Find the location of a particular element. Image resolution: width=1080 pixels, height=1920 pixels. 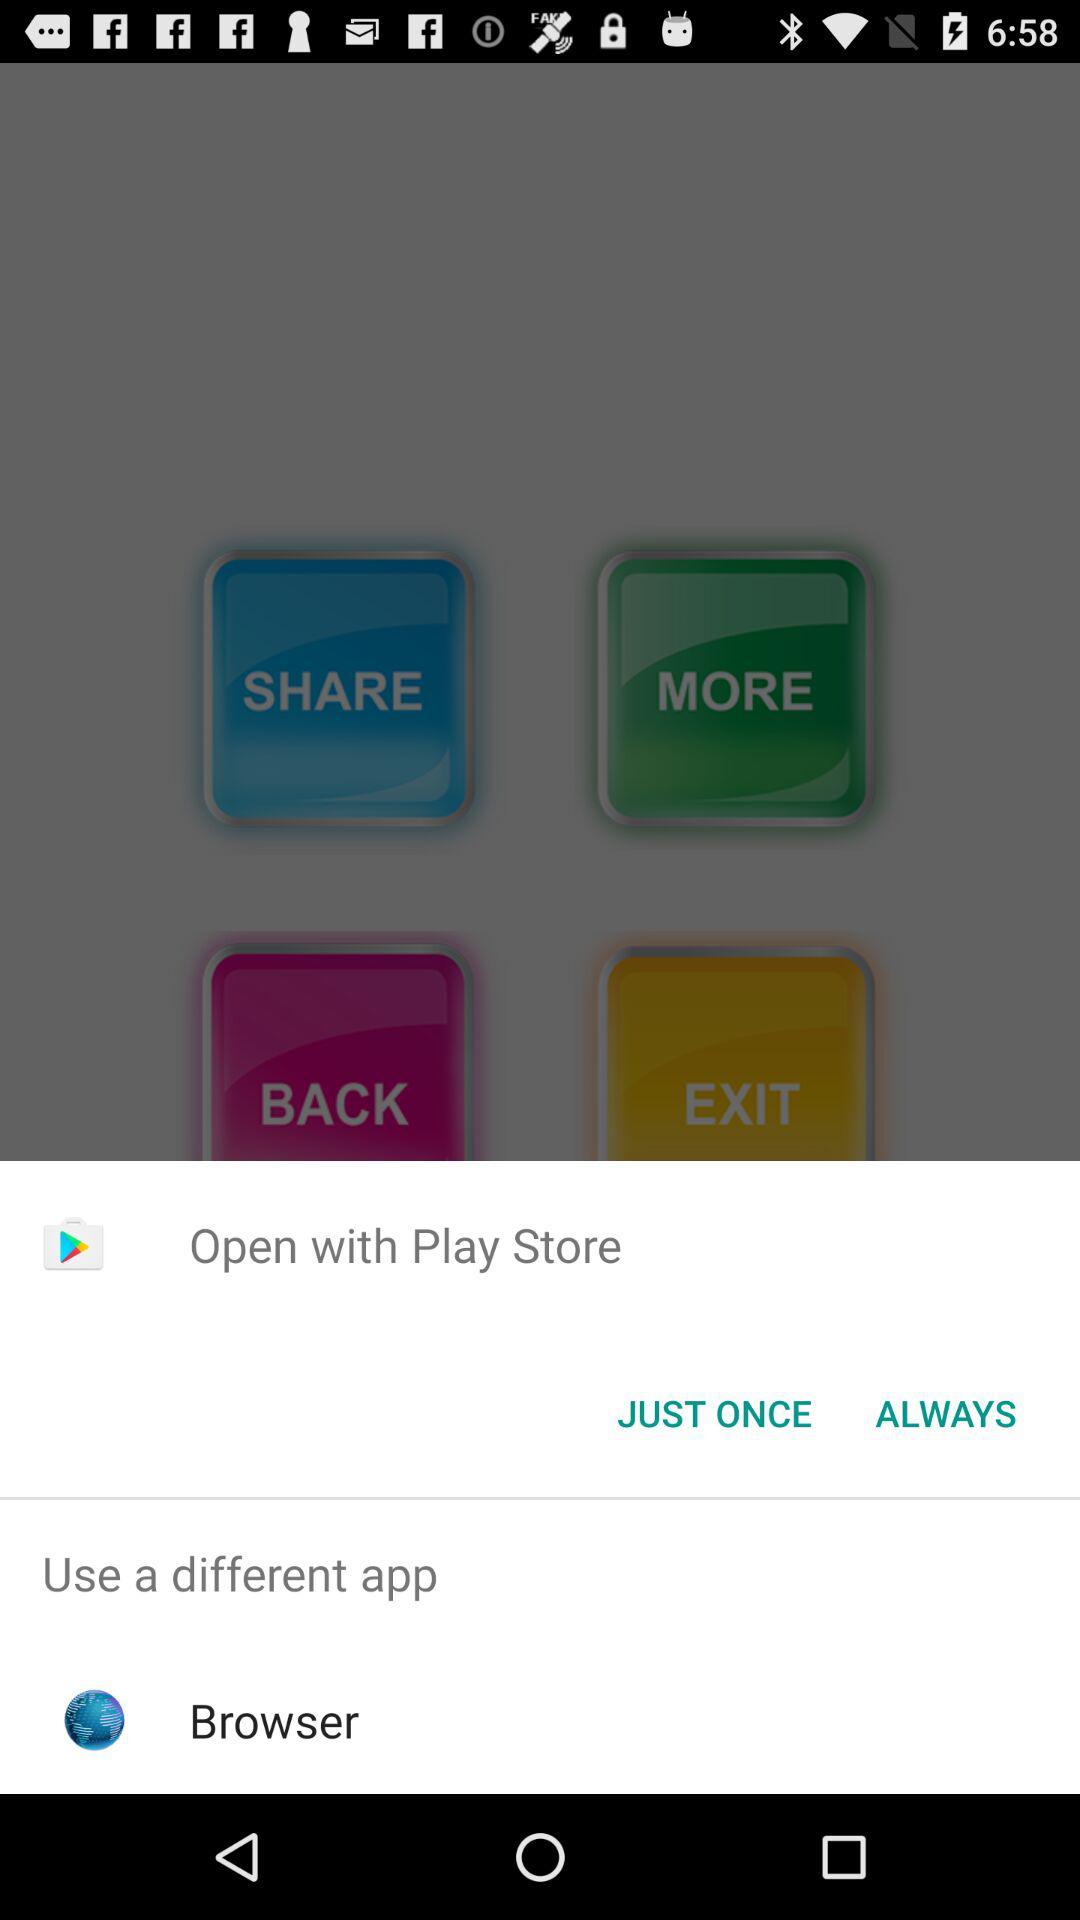

the button at the bottom right corner is located at coordinates (945, 1411).